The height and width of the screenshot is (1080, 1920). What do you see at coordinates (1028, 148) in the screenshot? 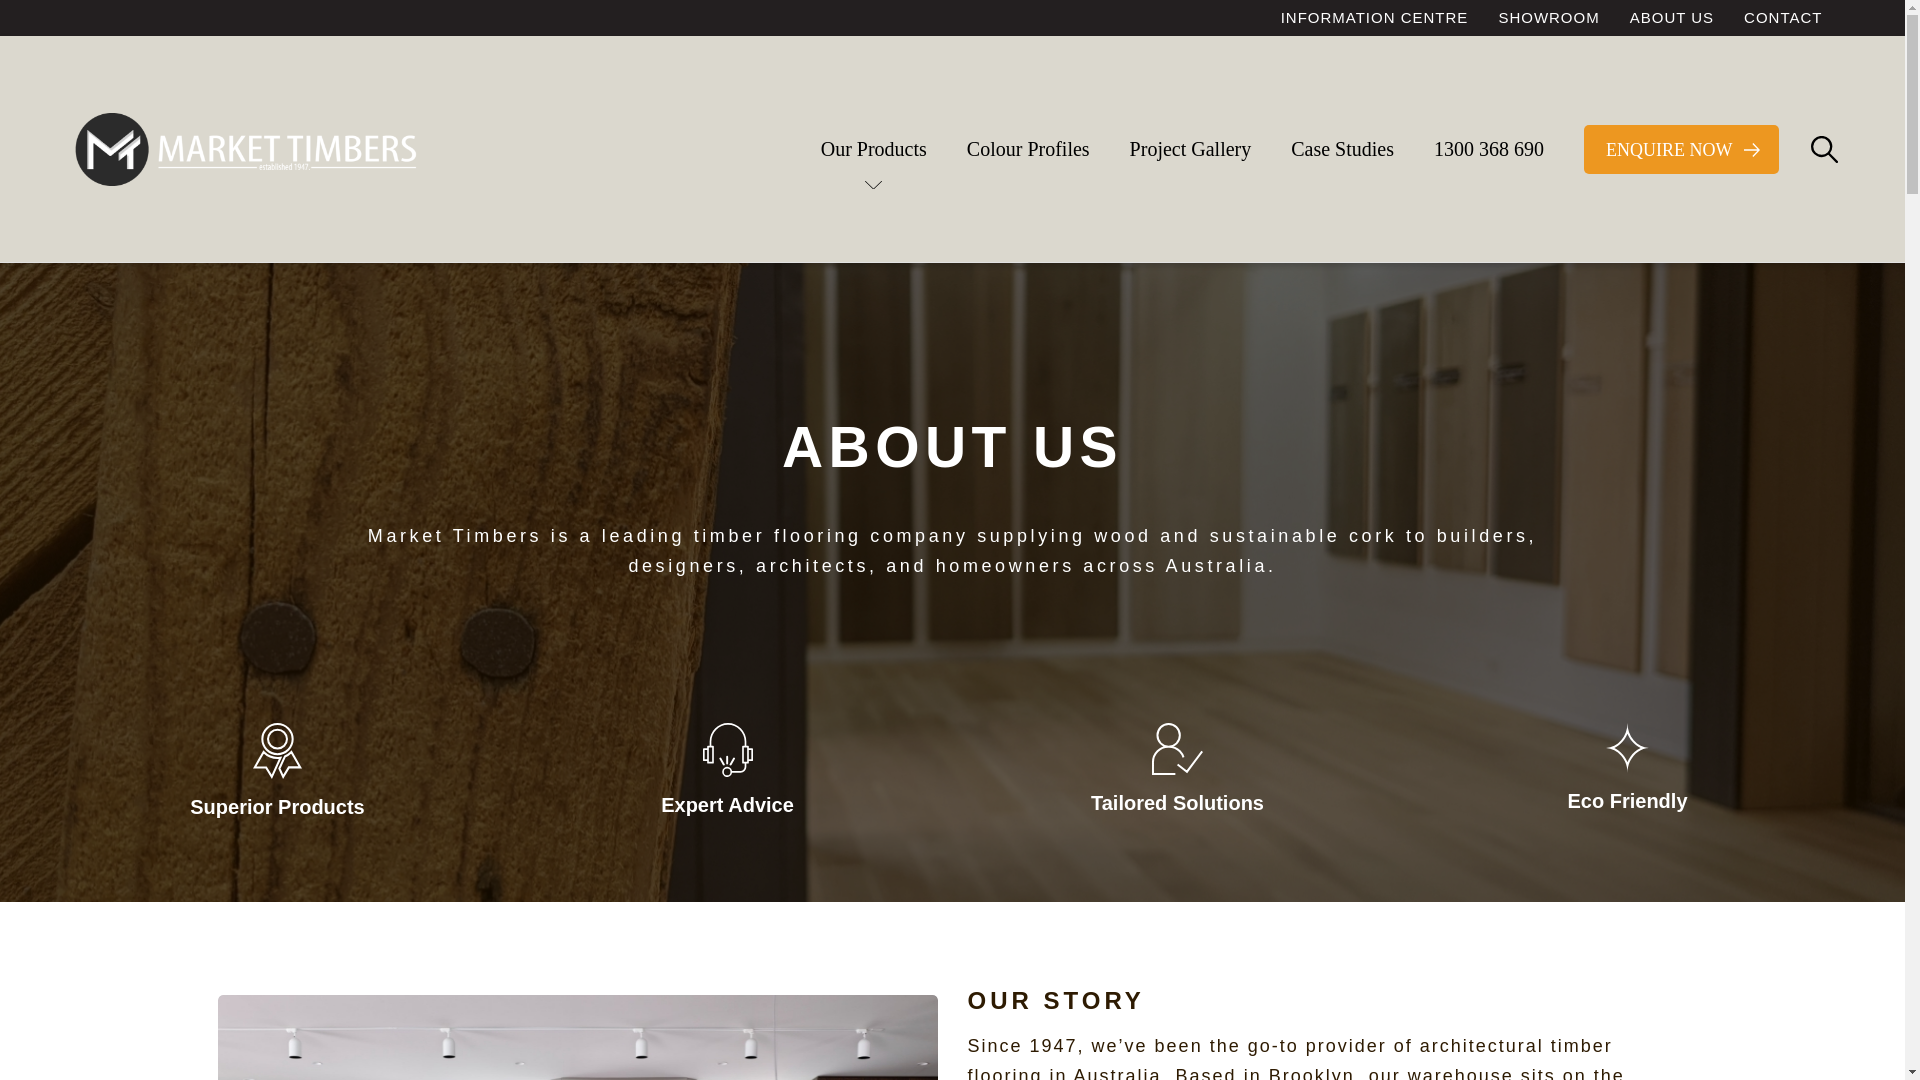
I see `'Colour Profiles'` at bounding box center [1028, 148].